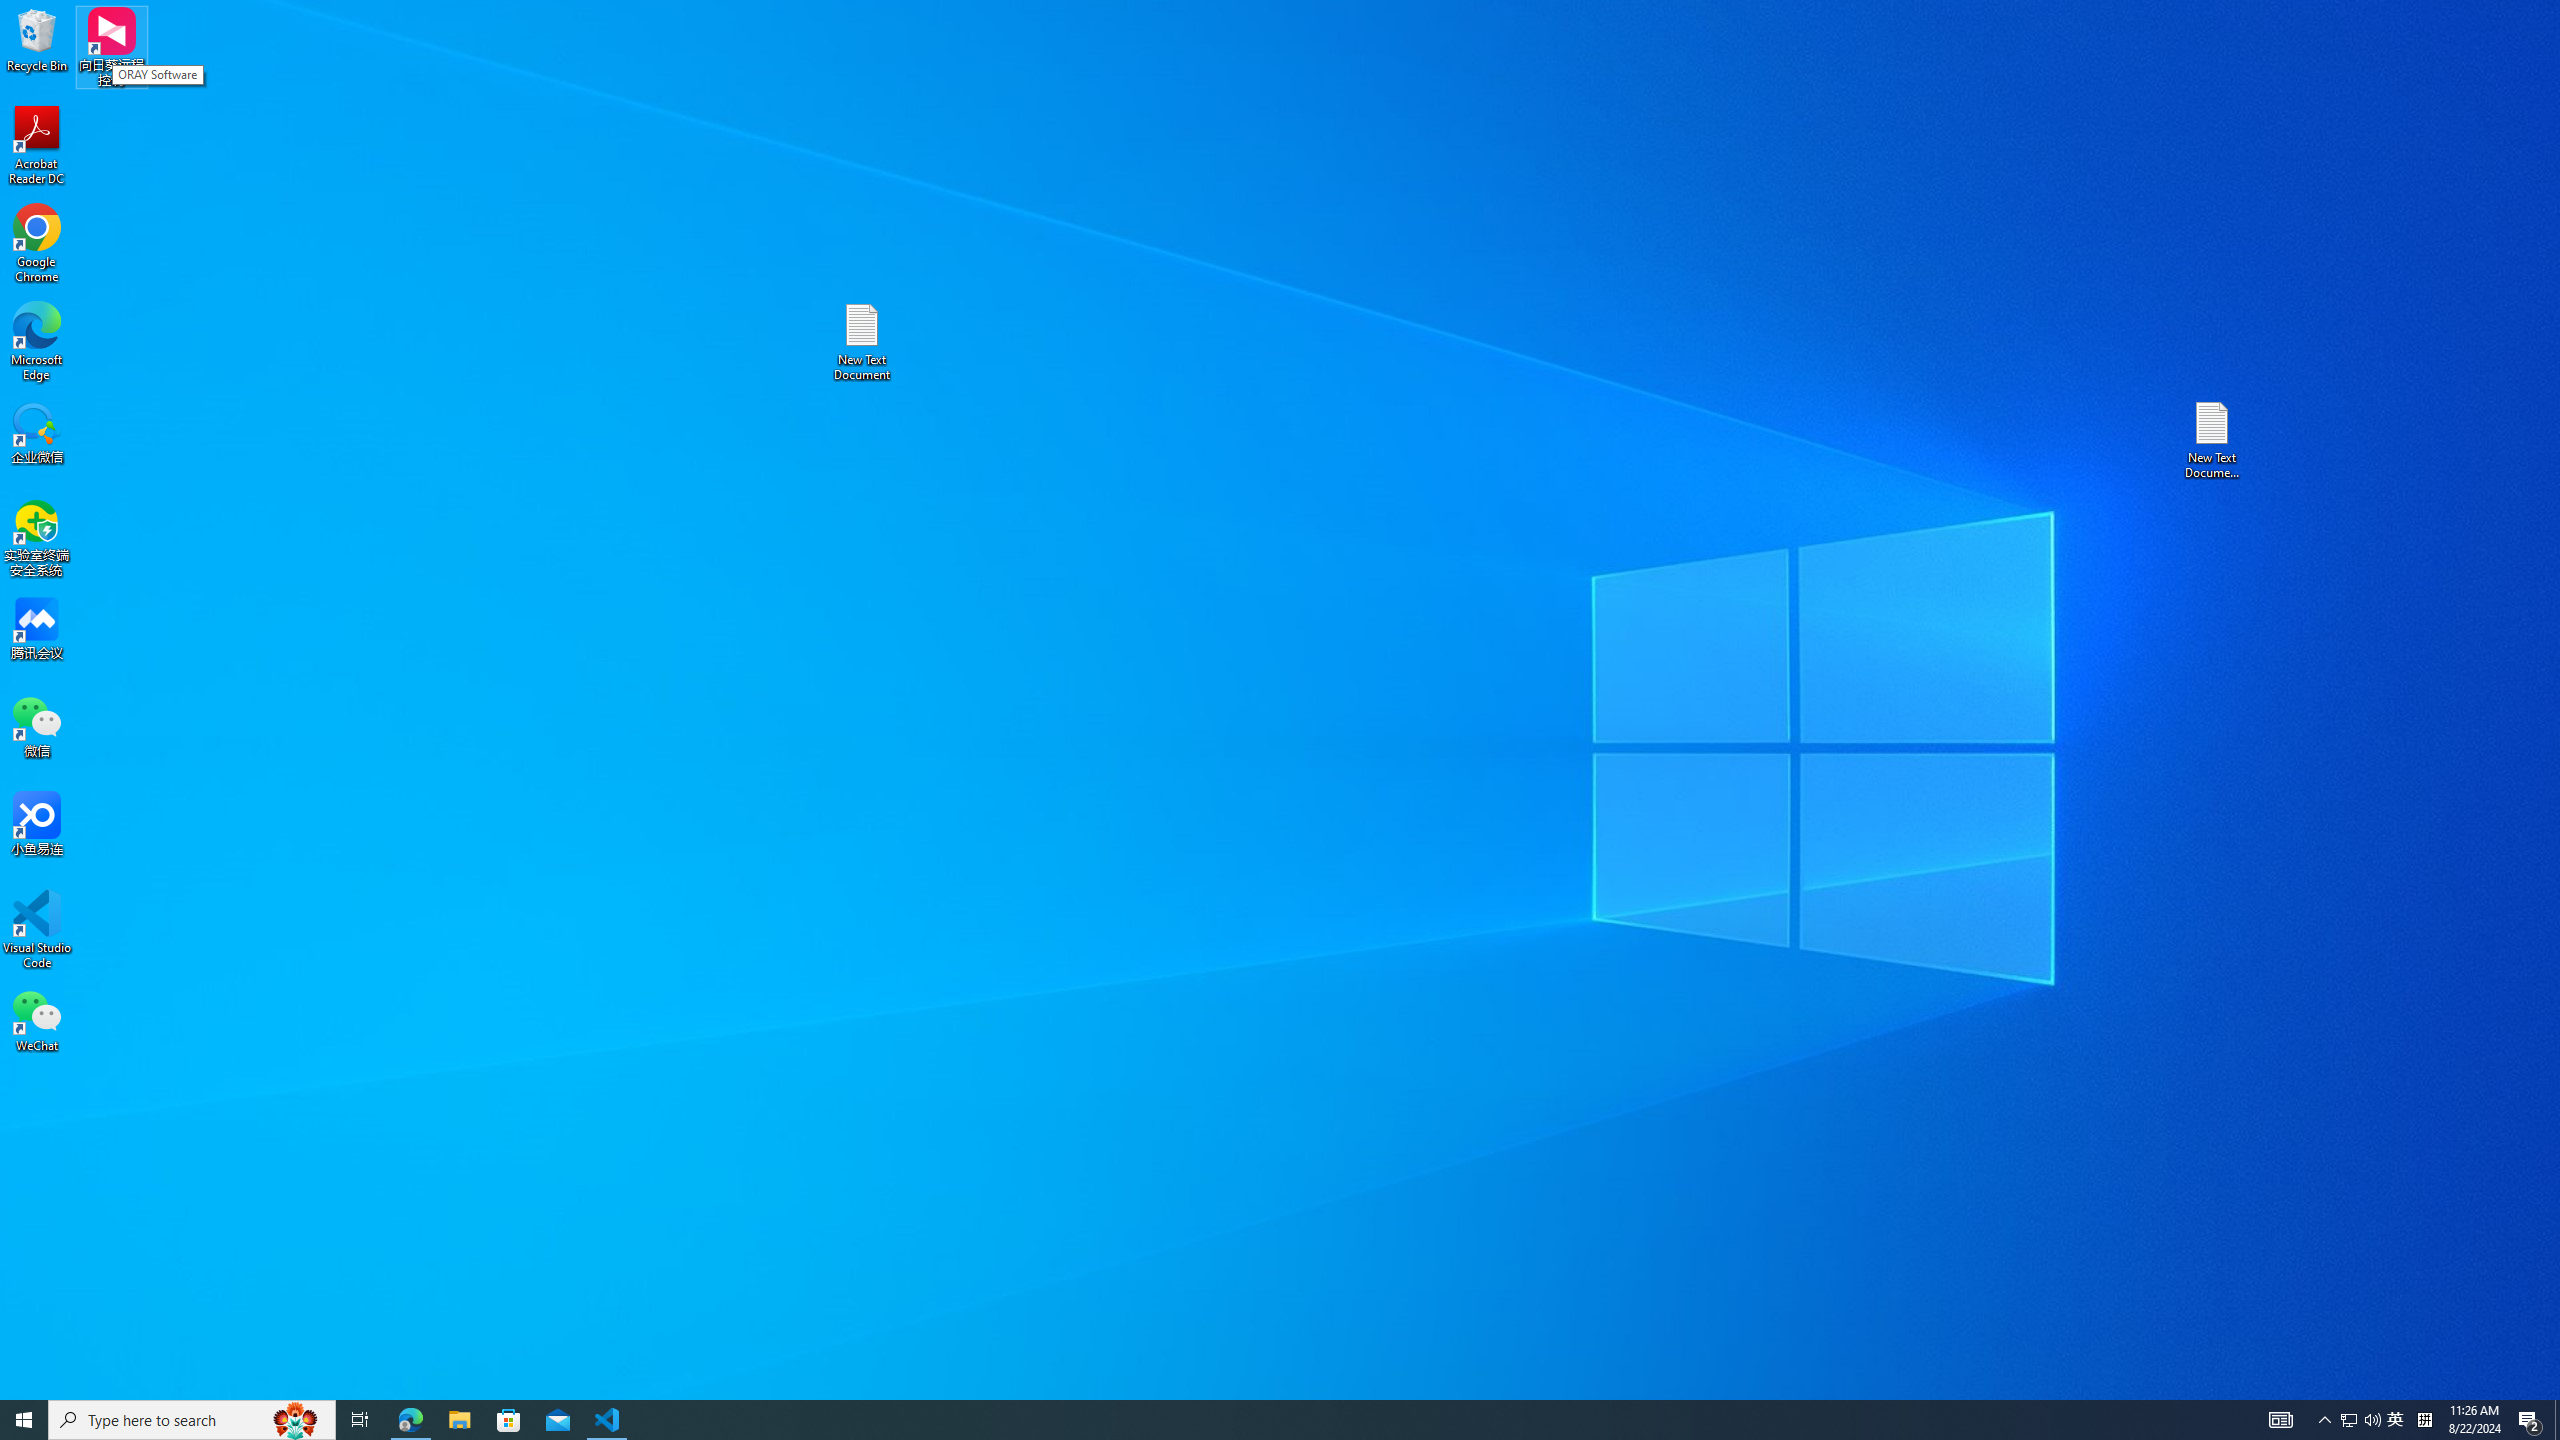 This screenshot has height=1440, width=2560. What do you see at coordinates (36, 928) in the screenshot?
I see `'Visual Studio Code'` at bounding box center [36, 928].